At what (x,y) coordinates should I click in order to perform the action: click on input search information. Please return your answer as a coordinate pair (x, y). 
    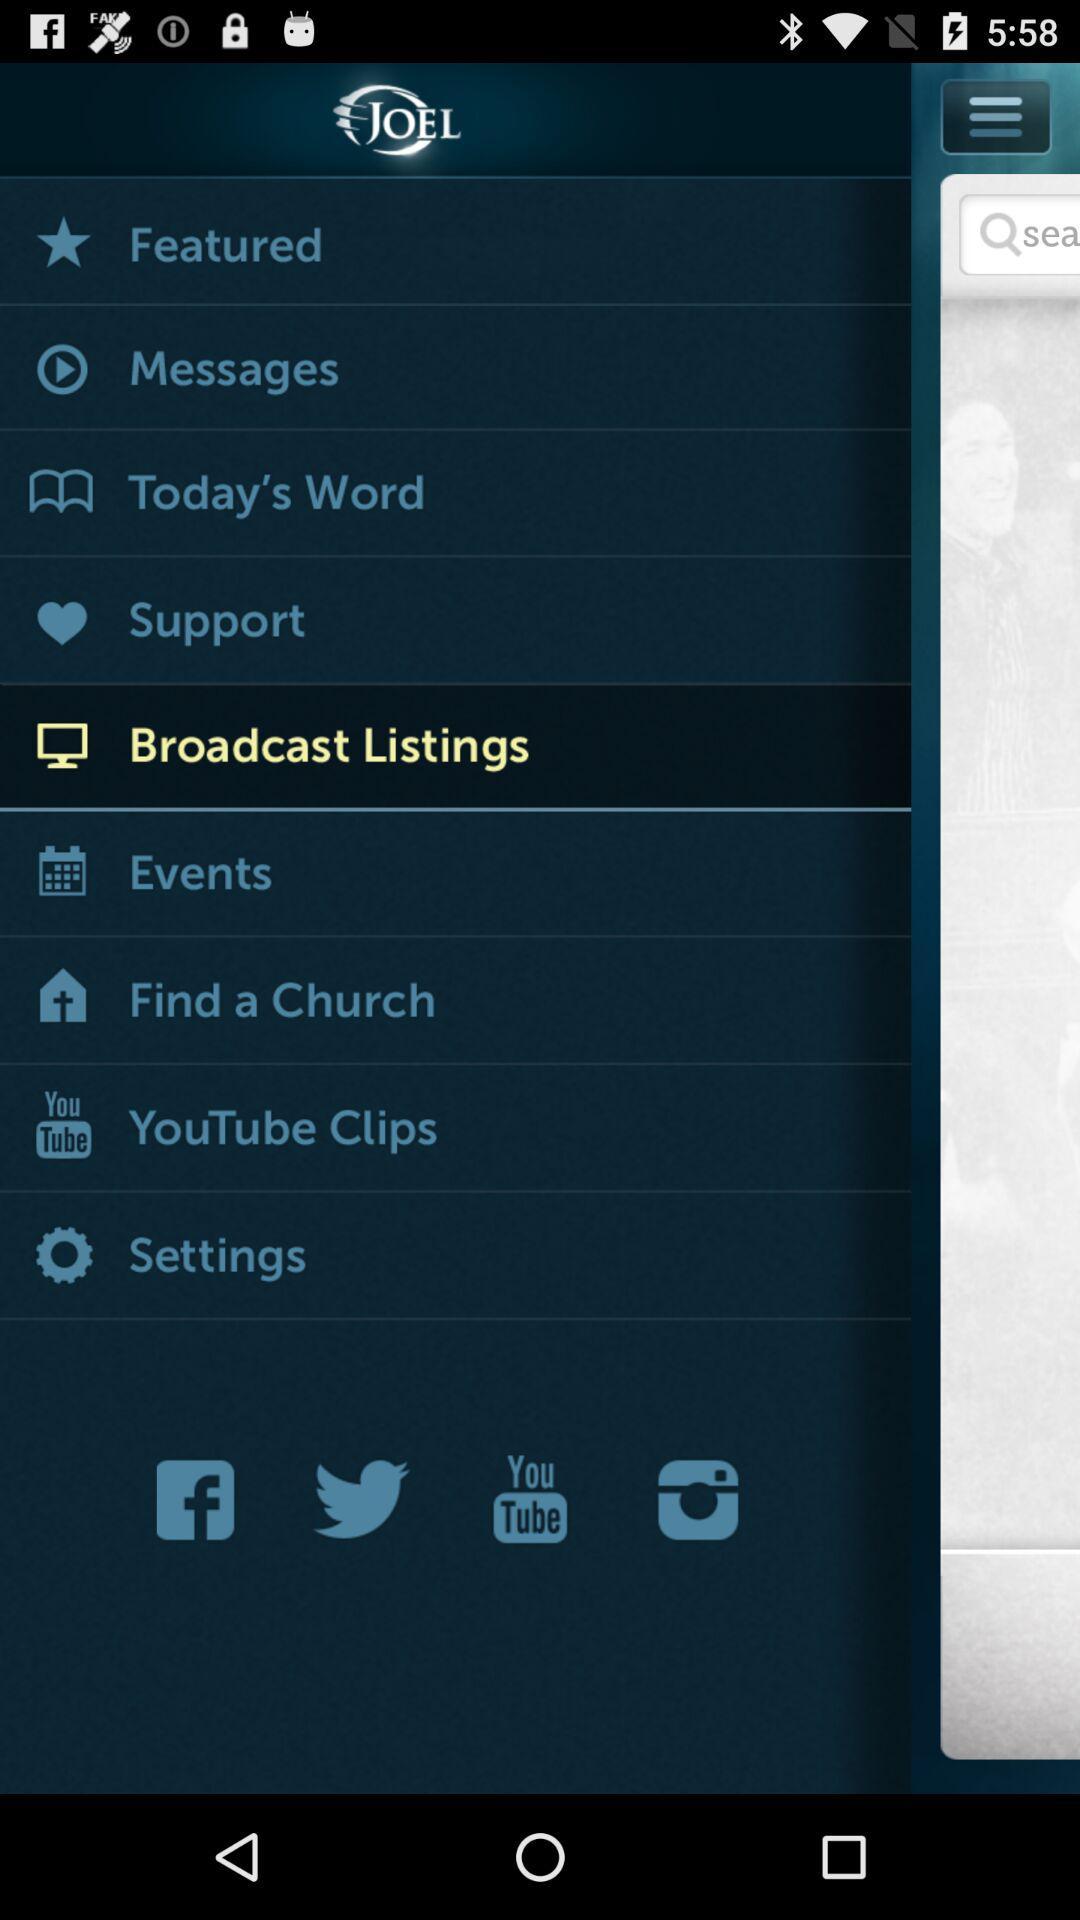
    Looking at the image, I should click on (1019, 234).